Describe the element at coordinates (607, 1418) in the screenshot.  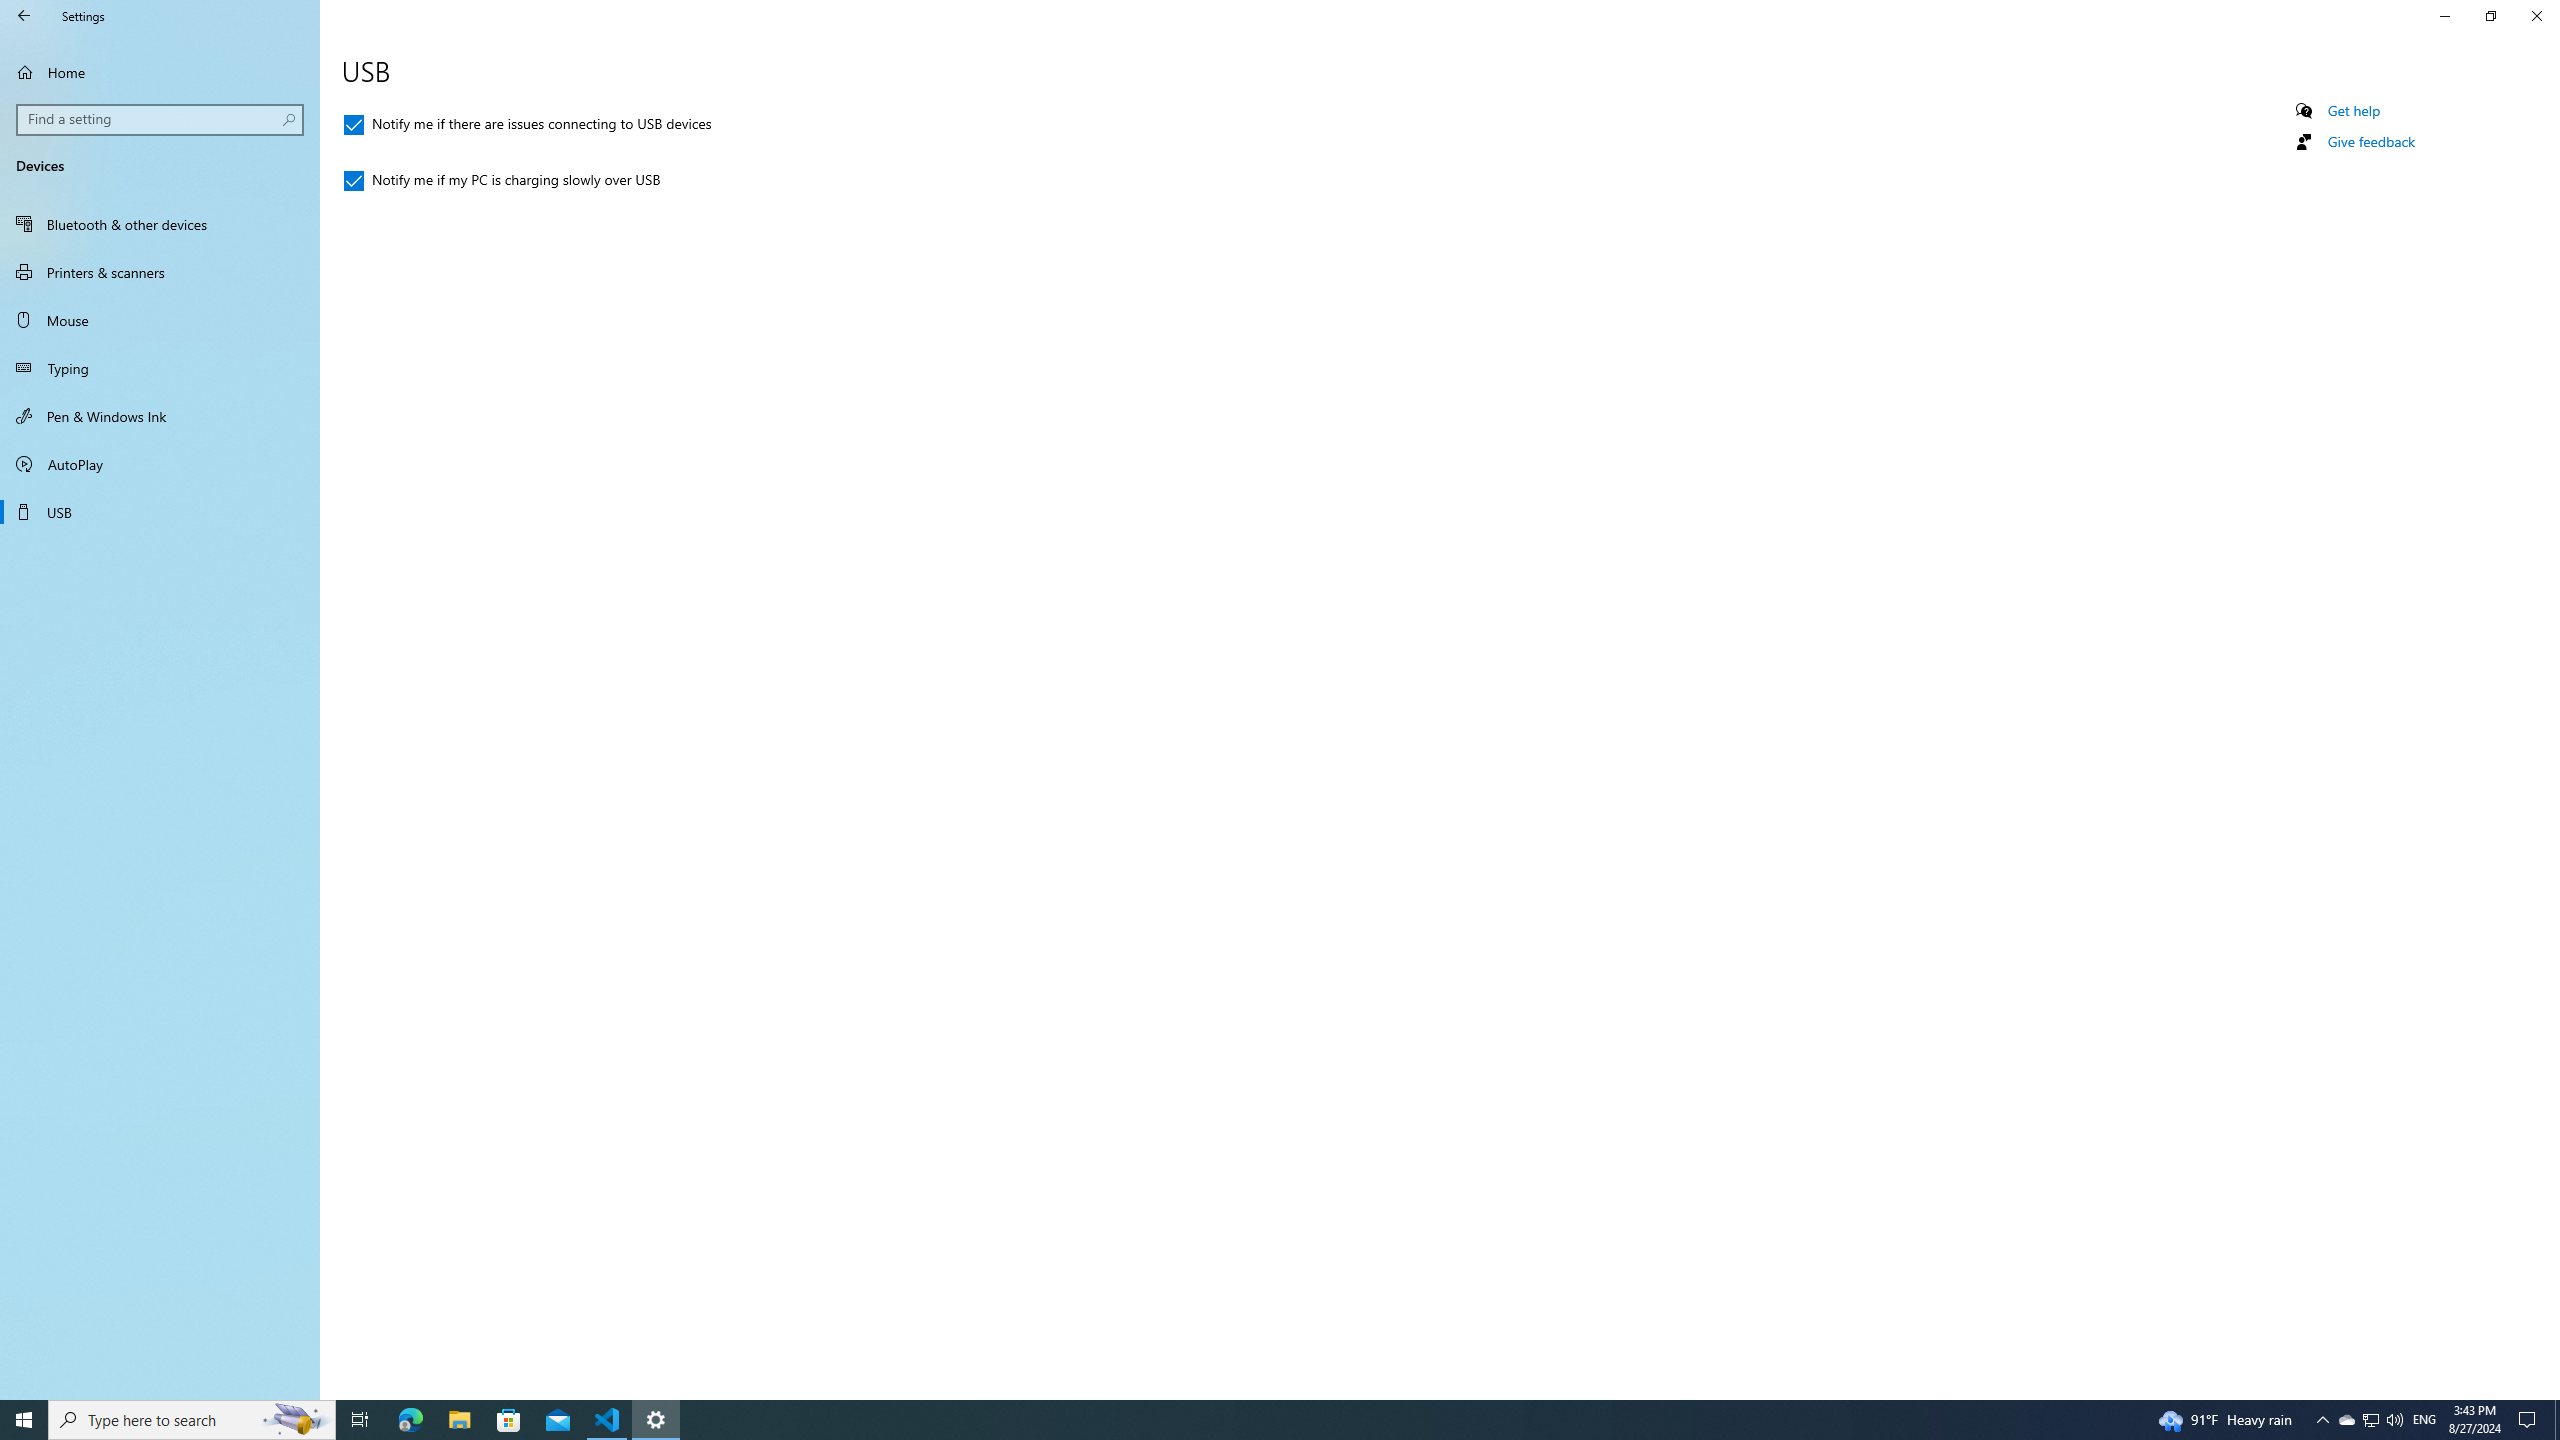
I see `'Visual Studio Code - 1 running window'` at that location.